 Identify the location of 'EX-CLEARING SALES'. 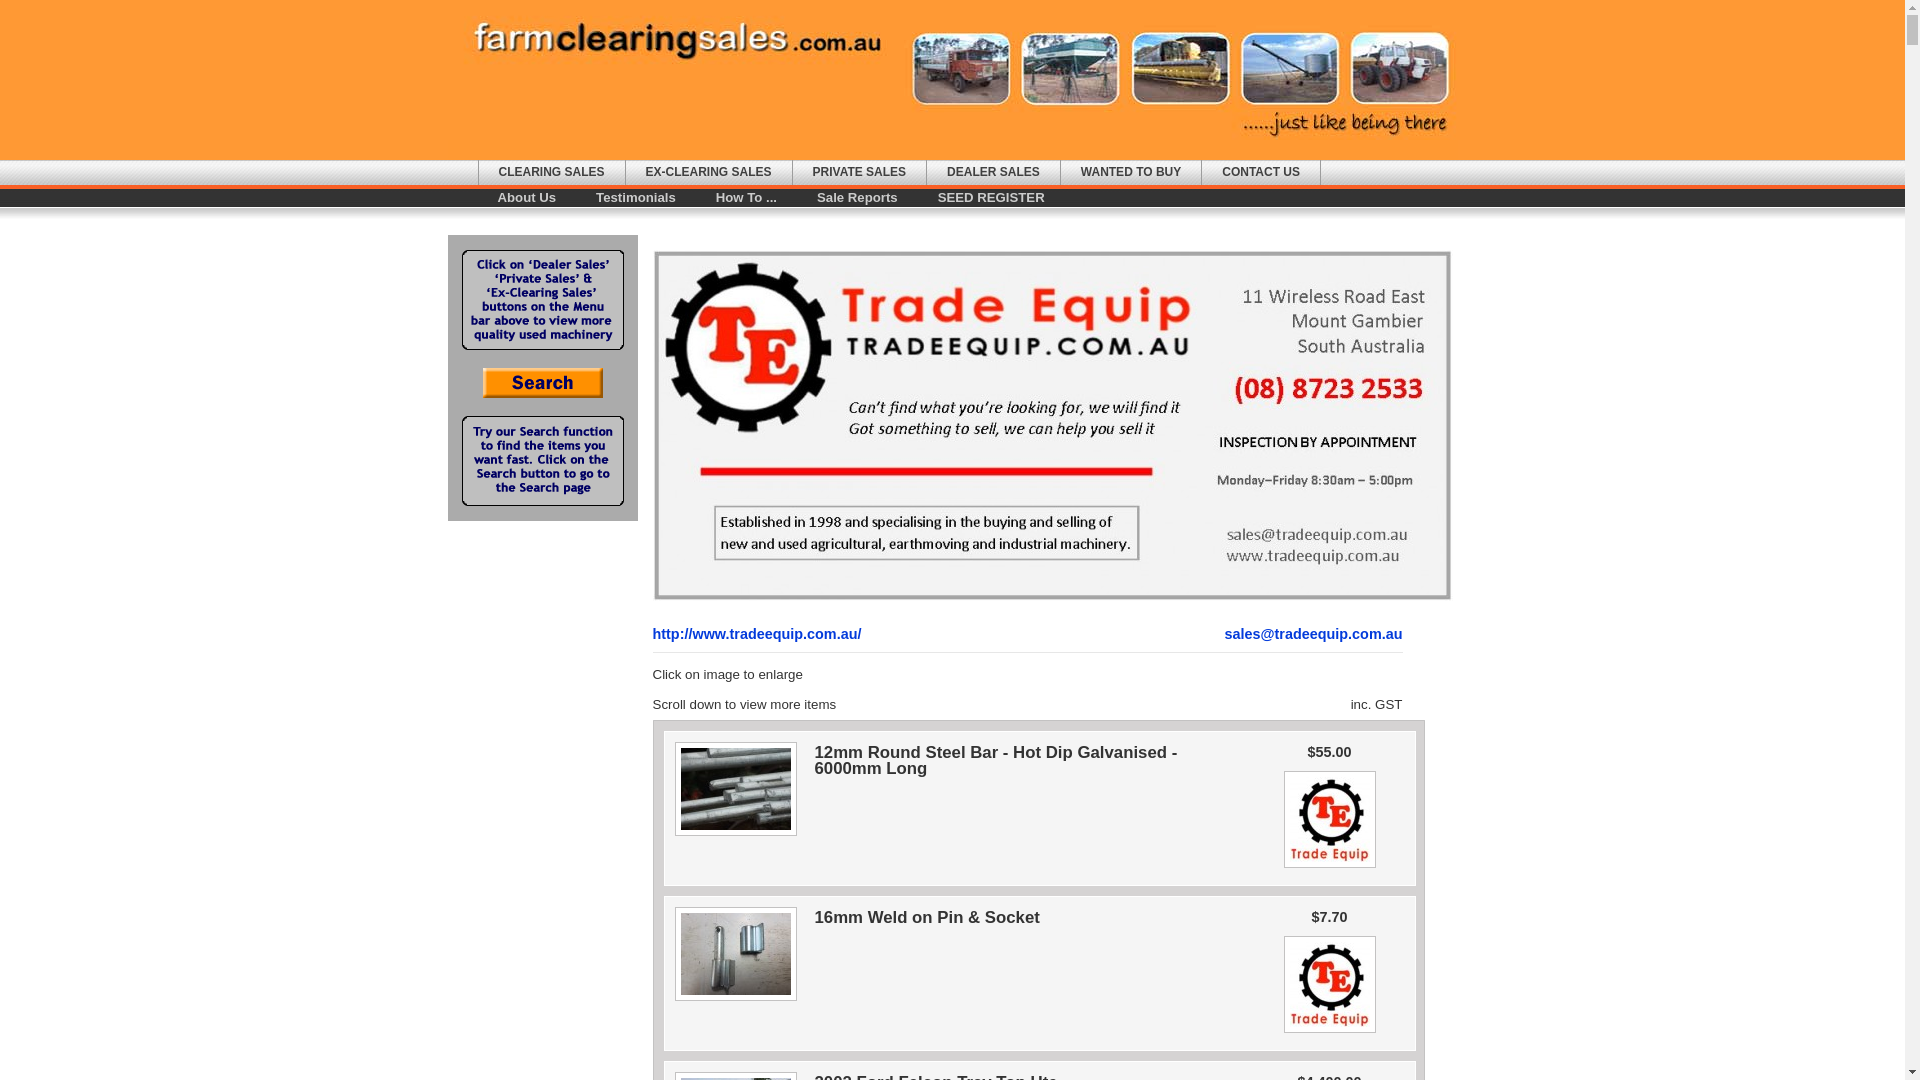
(709, 171).